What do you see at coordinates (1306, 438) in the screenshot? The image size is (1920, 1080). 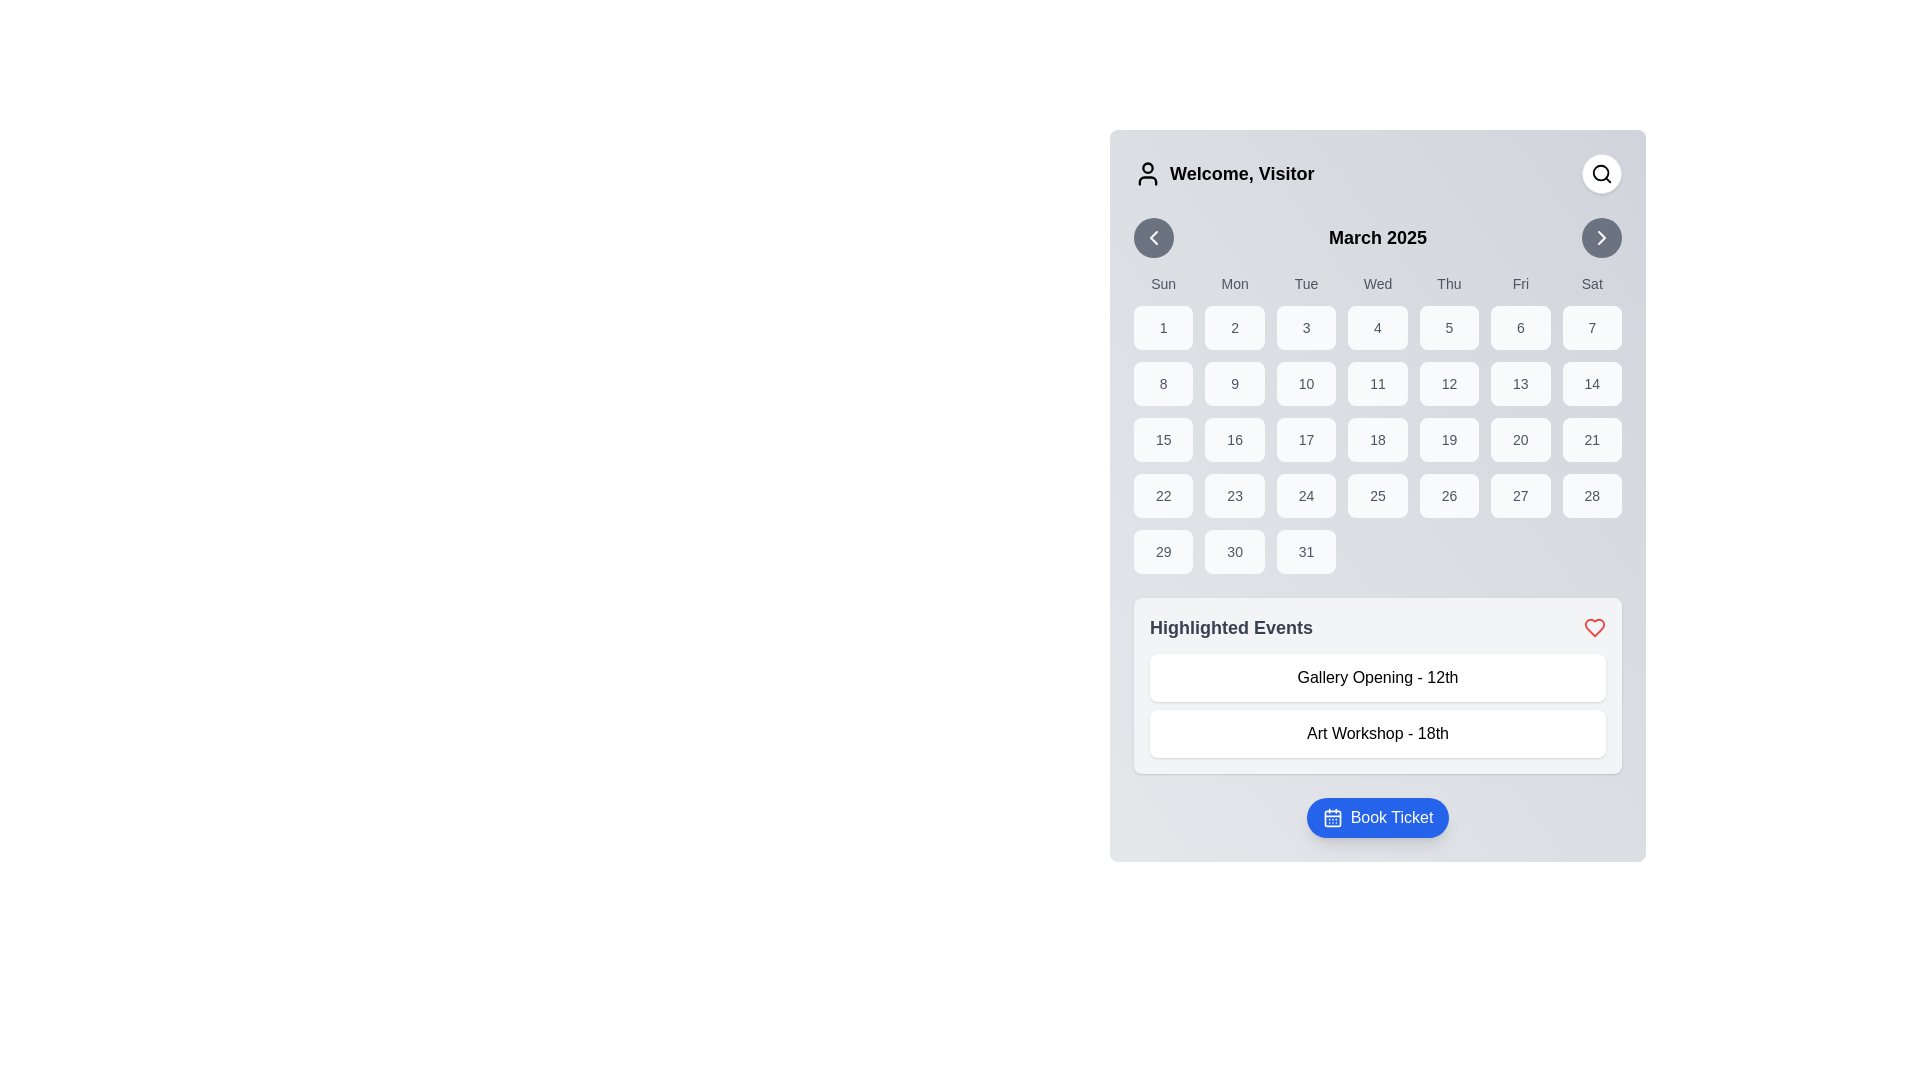 I see `the Calendar date item displaying the number '17' in the fourth row, third column of the March 2025 calendar` at bounding box center [1306, 438].